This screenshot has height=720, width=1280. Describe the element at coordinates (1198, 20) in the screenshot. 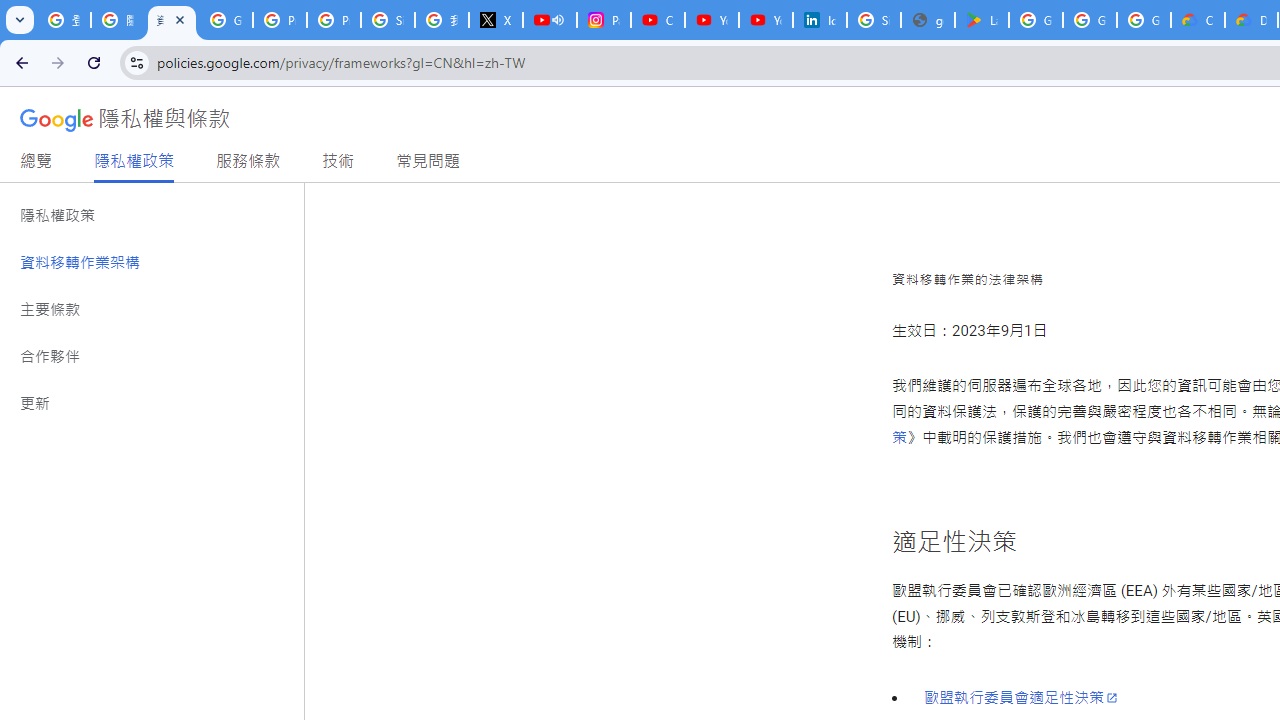

I see `'Customer Care | Google Cloud'` at that location.